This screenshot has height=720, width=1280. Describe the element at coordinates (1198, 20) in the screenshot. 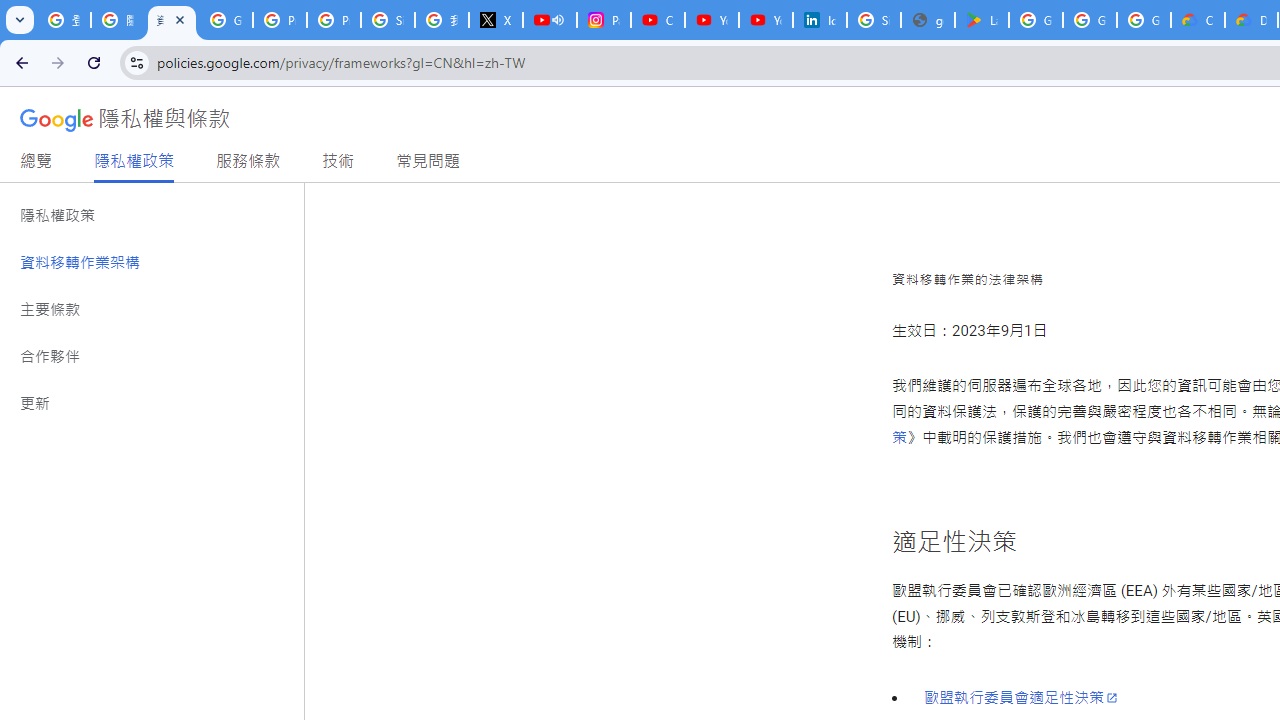

I see `'Customer Care | Google Cloud'` at that location.